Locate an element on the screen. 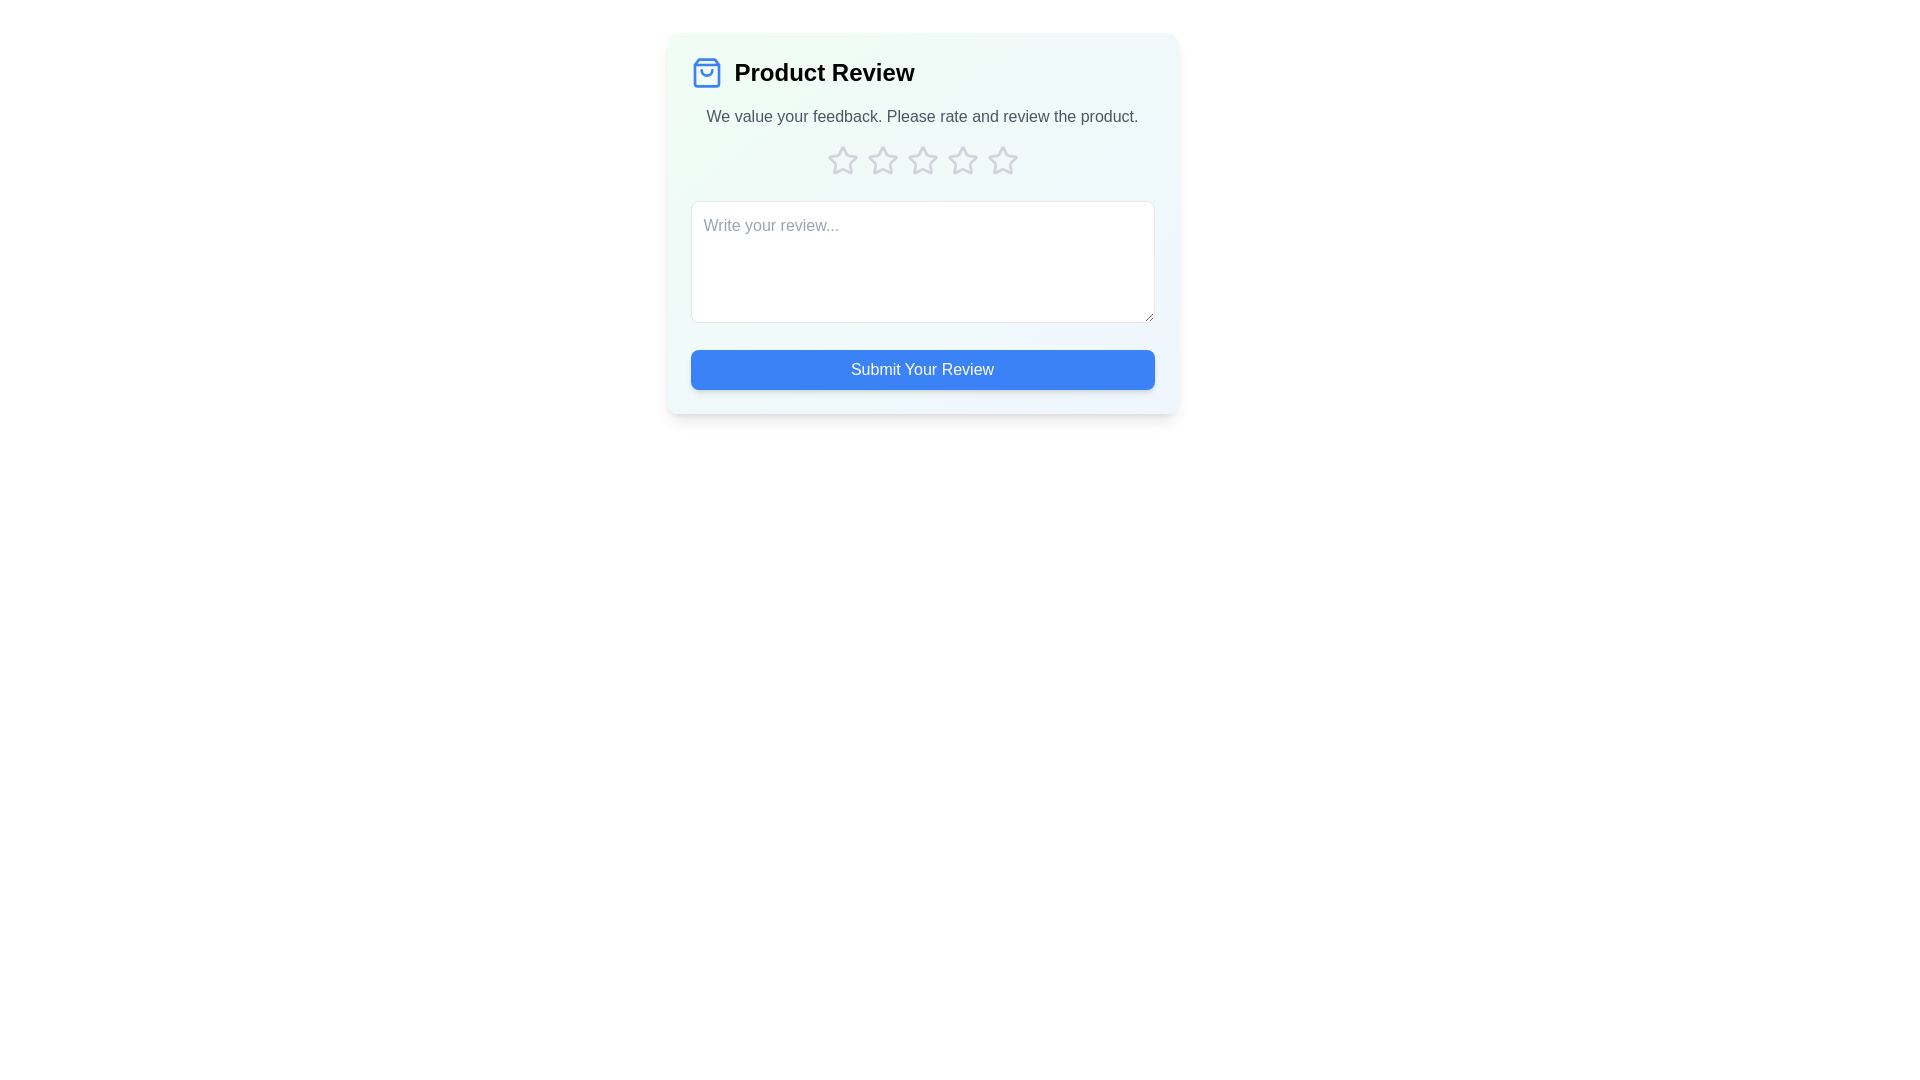 The width and height of the screenshot is (1920, 1080). the second star-shaped rating button in the 'Product Review' section, which is outlined in gray and is part of a set of five stars is located at coordinates (881, 159).